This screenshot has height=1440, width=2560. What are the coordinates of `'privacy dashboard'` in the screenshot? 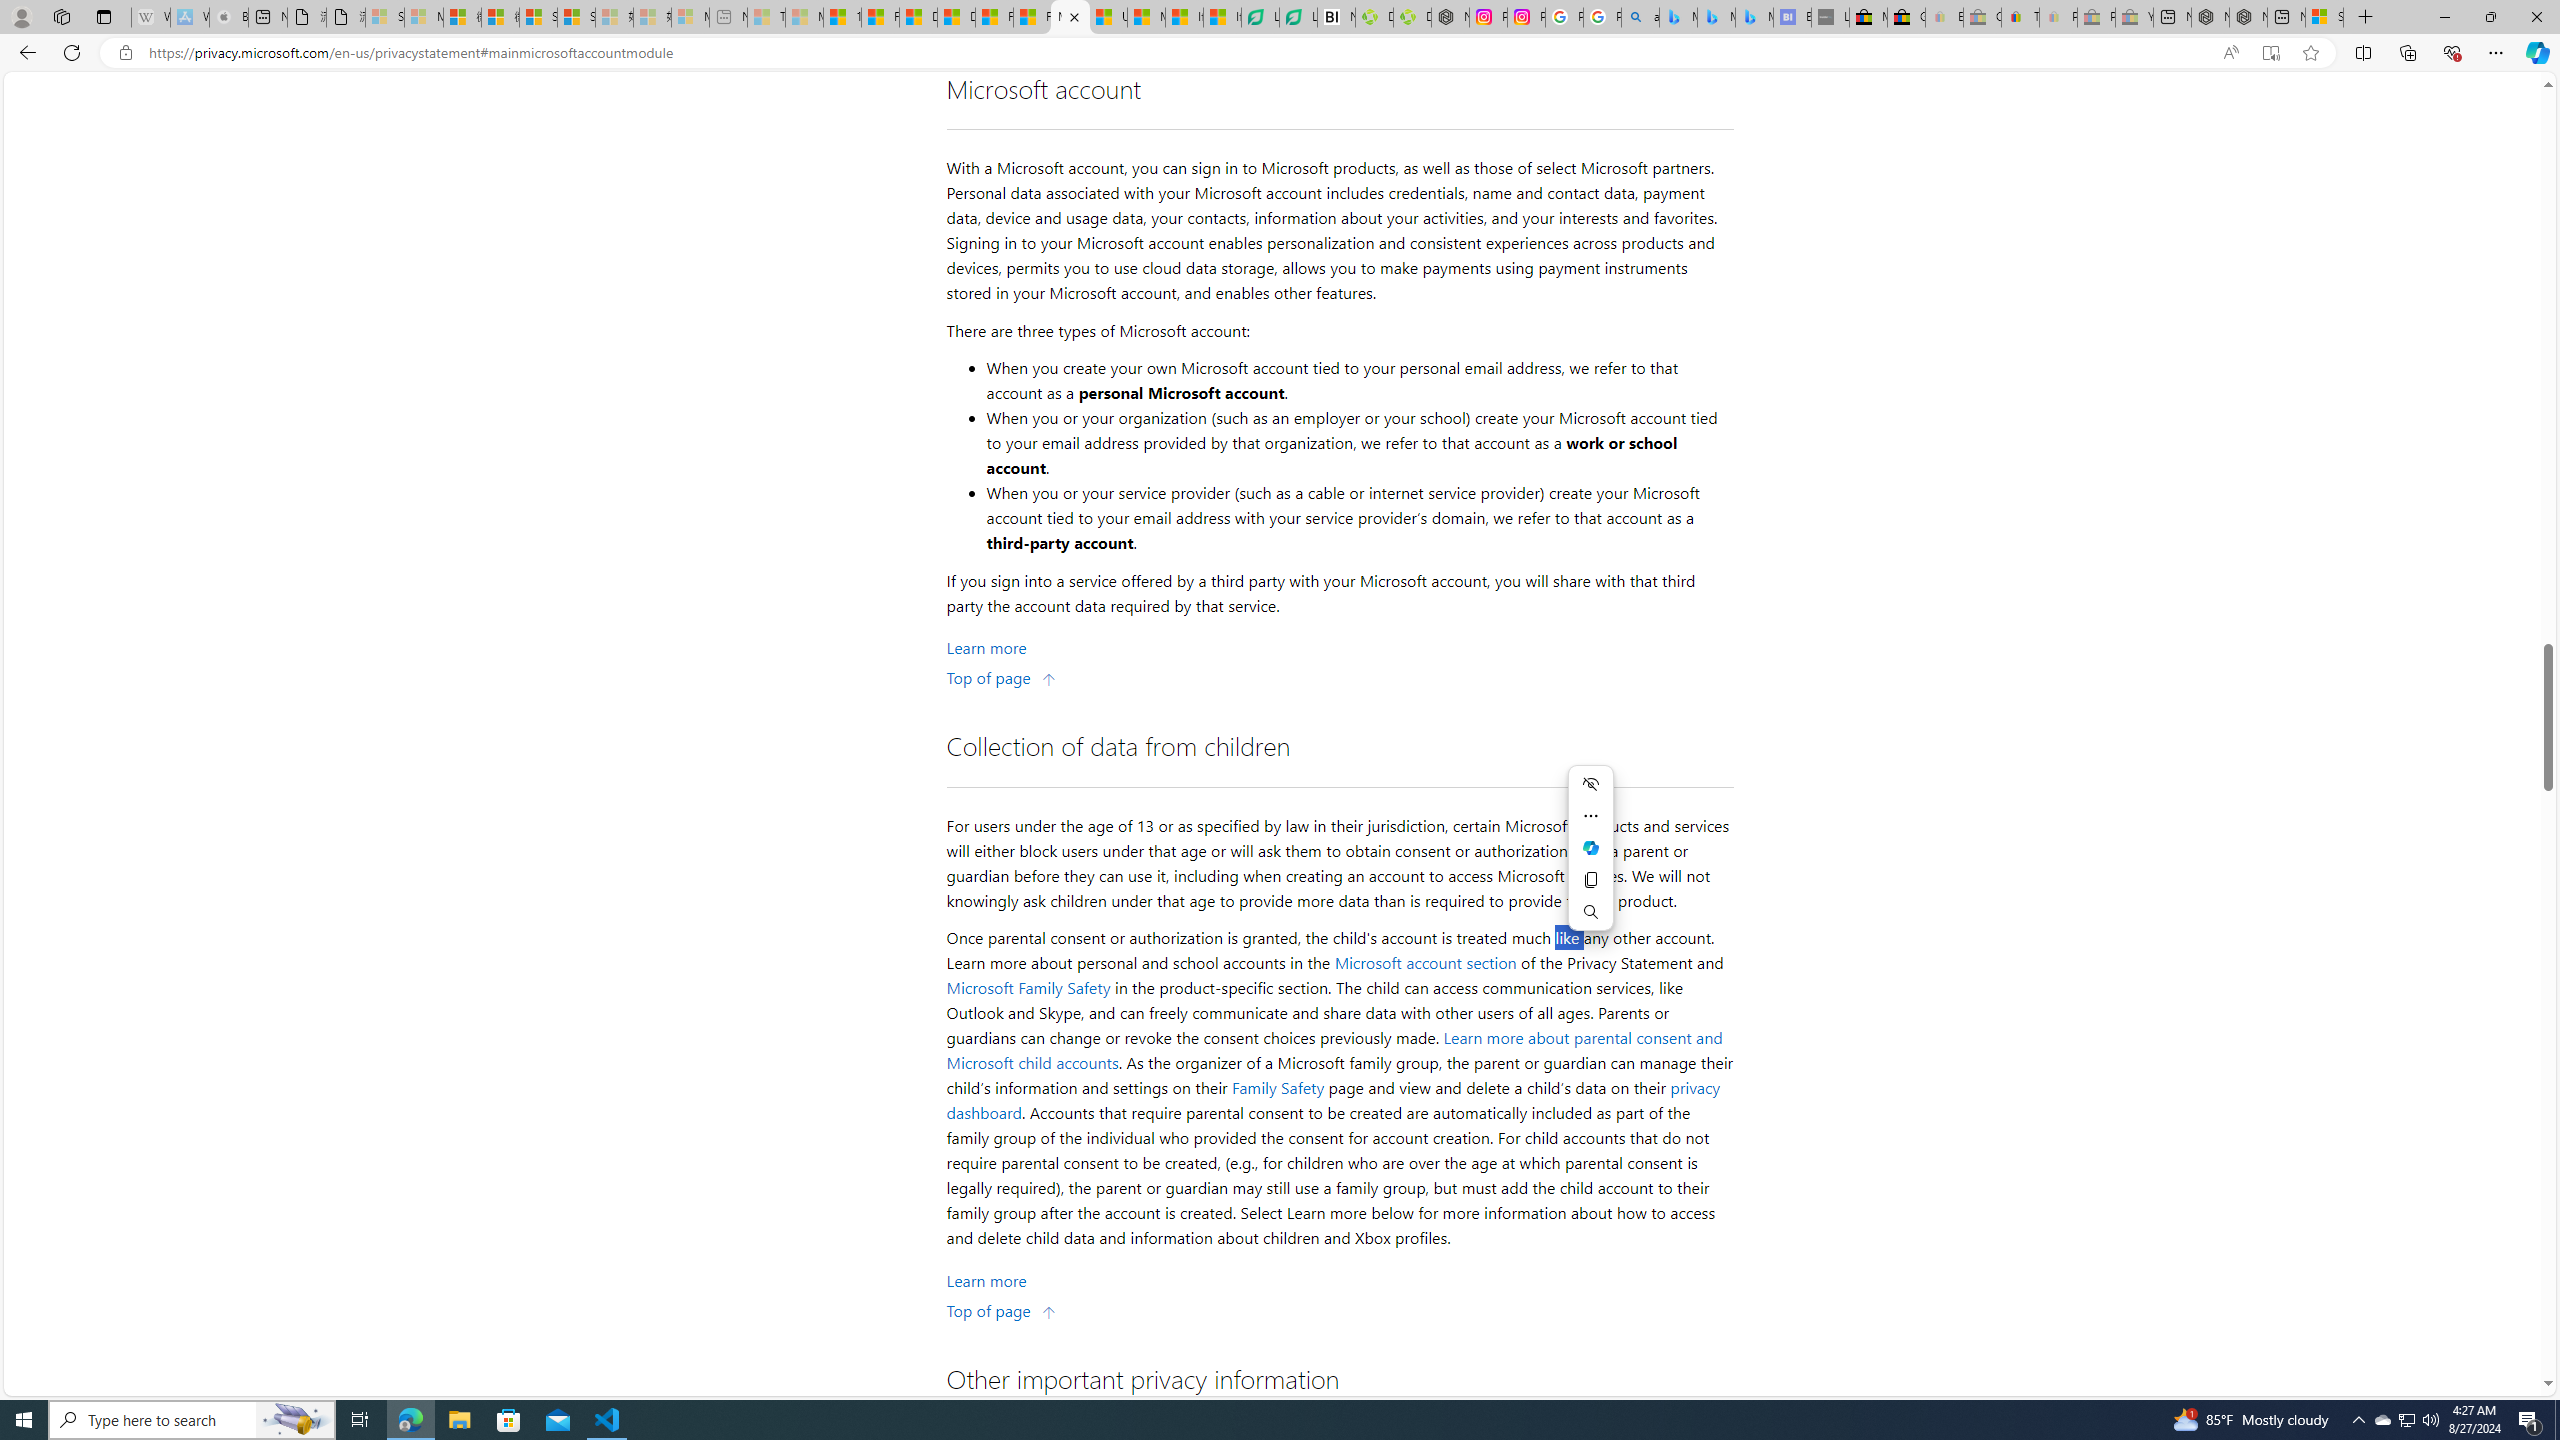 It's located at (1332, 1099).